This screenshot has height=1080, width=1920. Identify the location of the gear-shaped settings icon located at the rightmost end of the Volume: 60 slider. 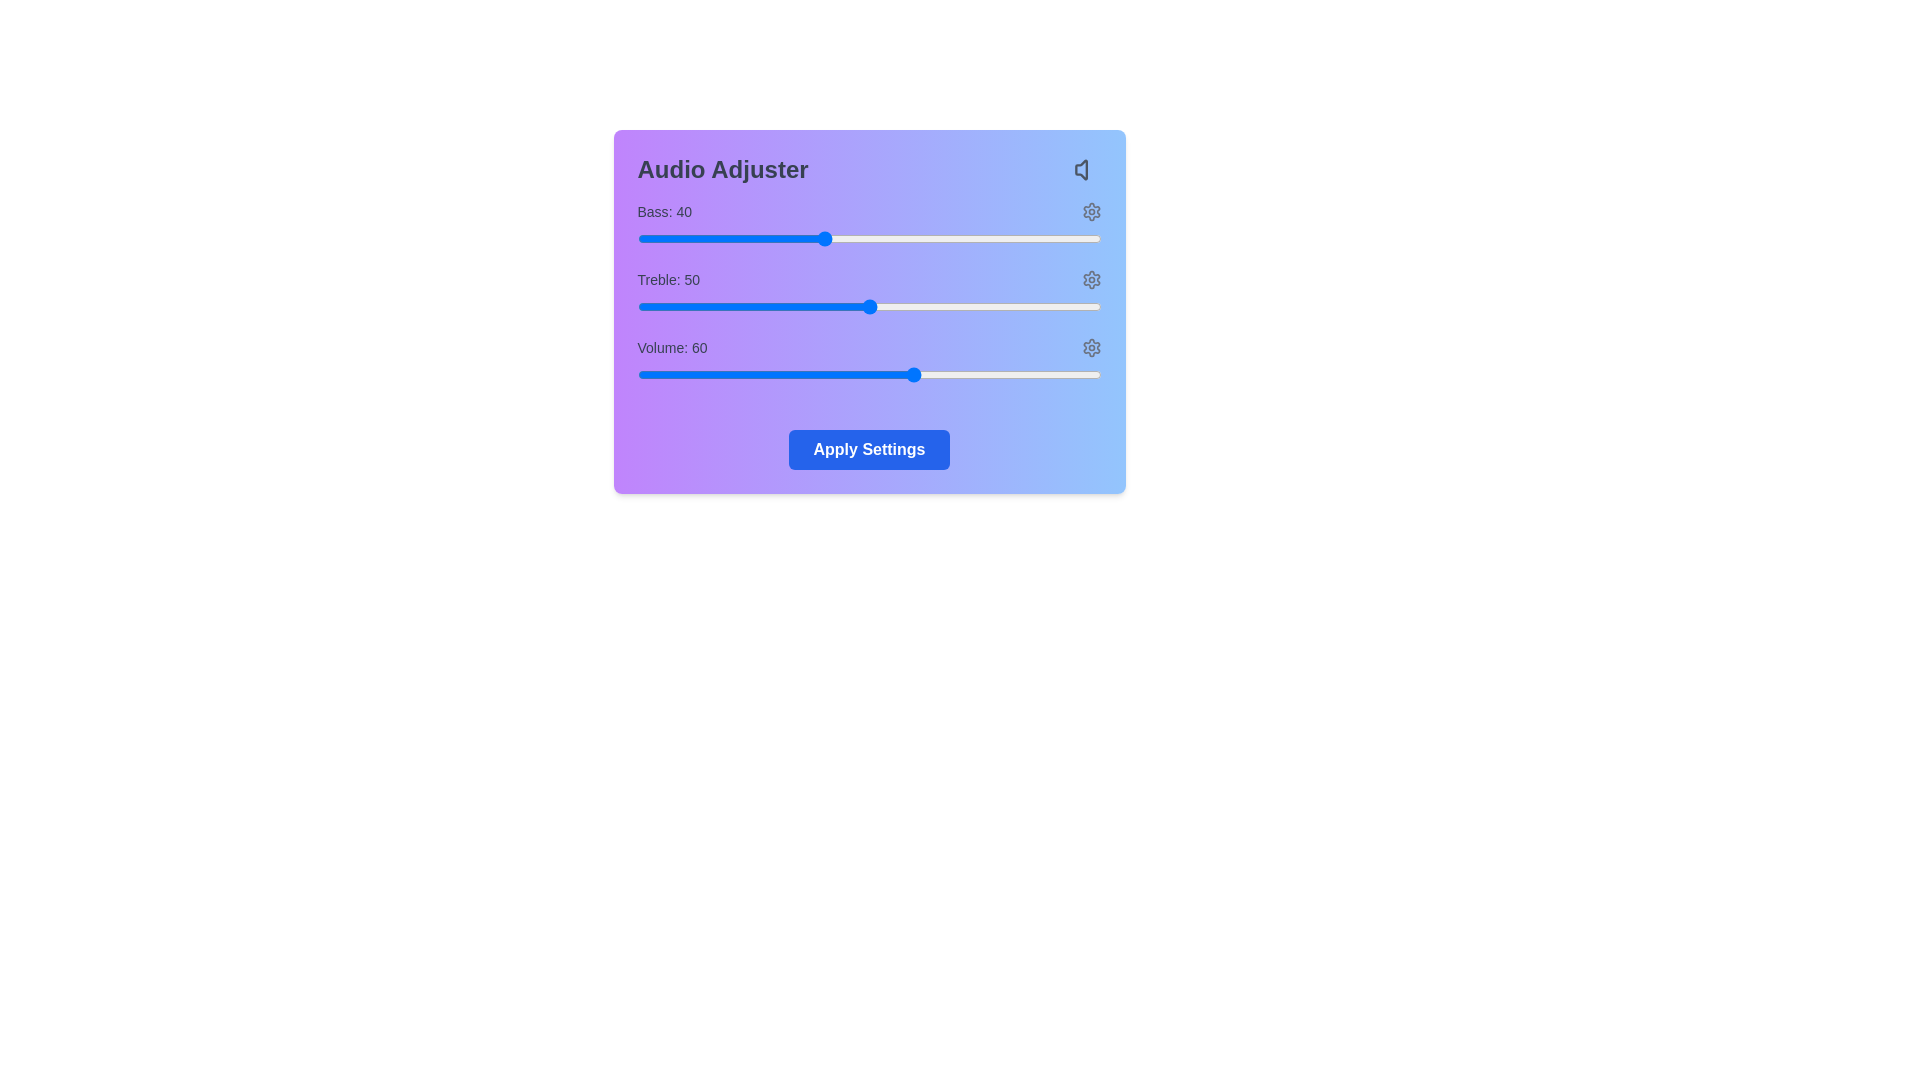
(1090, 346).